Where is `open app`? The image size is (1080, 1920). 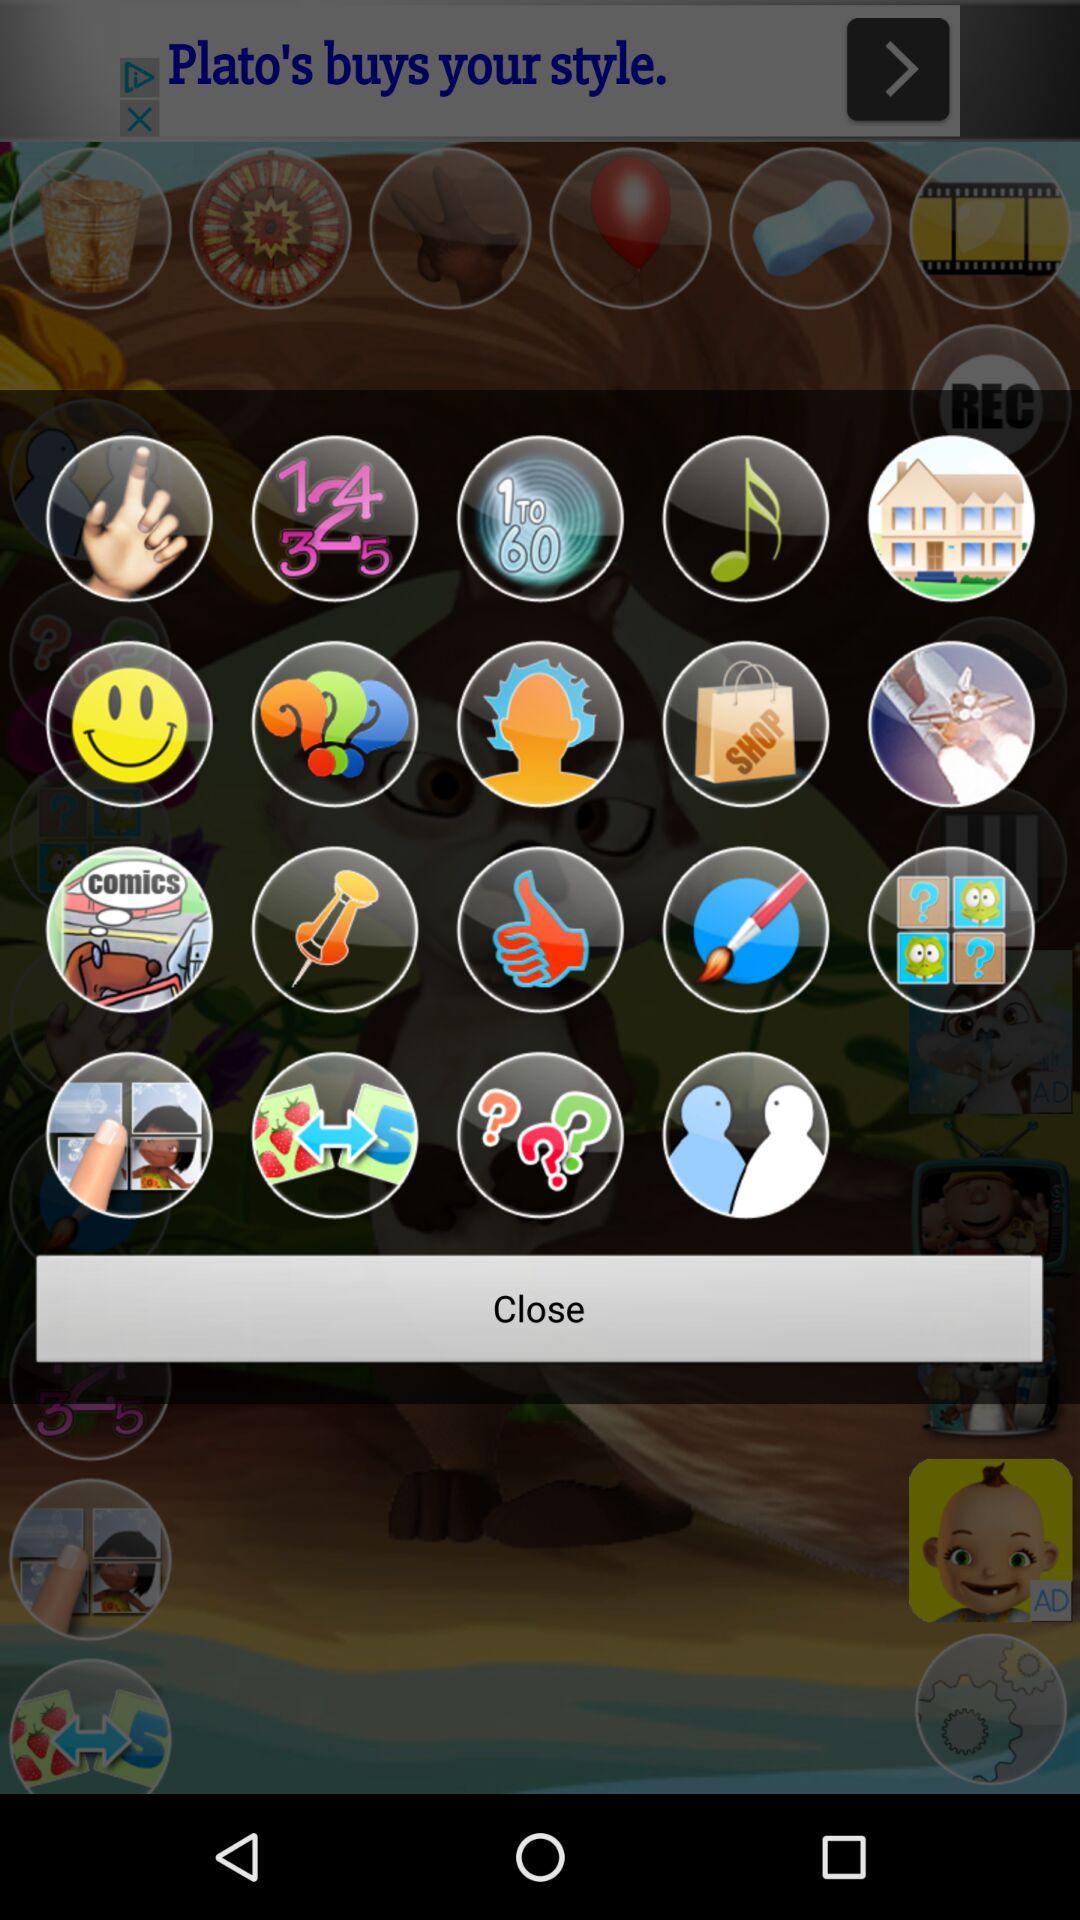 open app is located at coordinates (745, 723).